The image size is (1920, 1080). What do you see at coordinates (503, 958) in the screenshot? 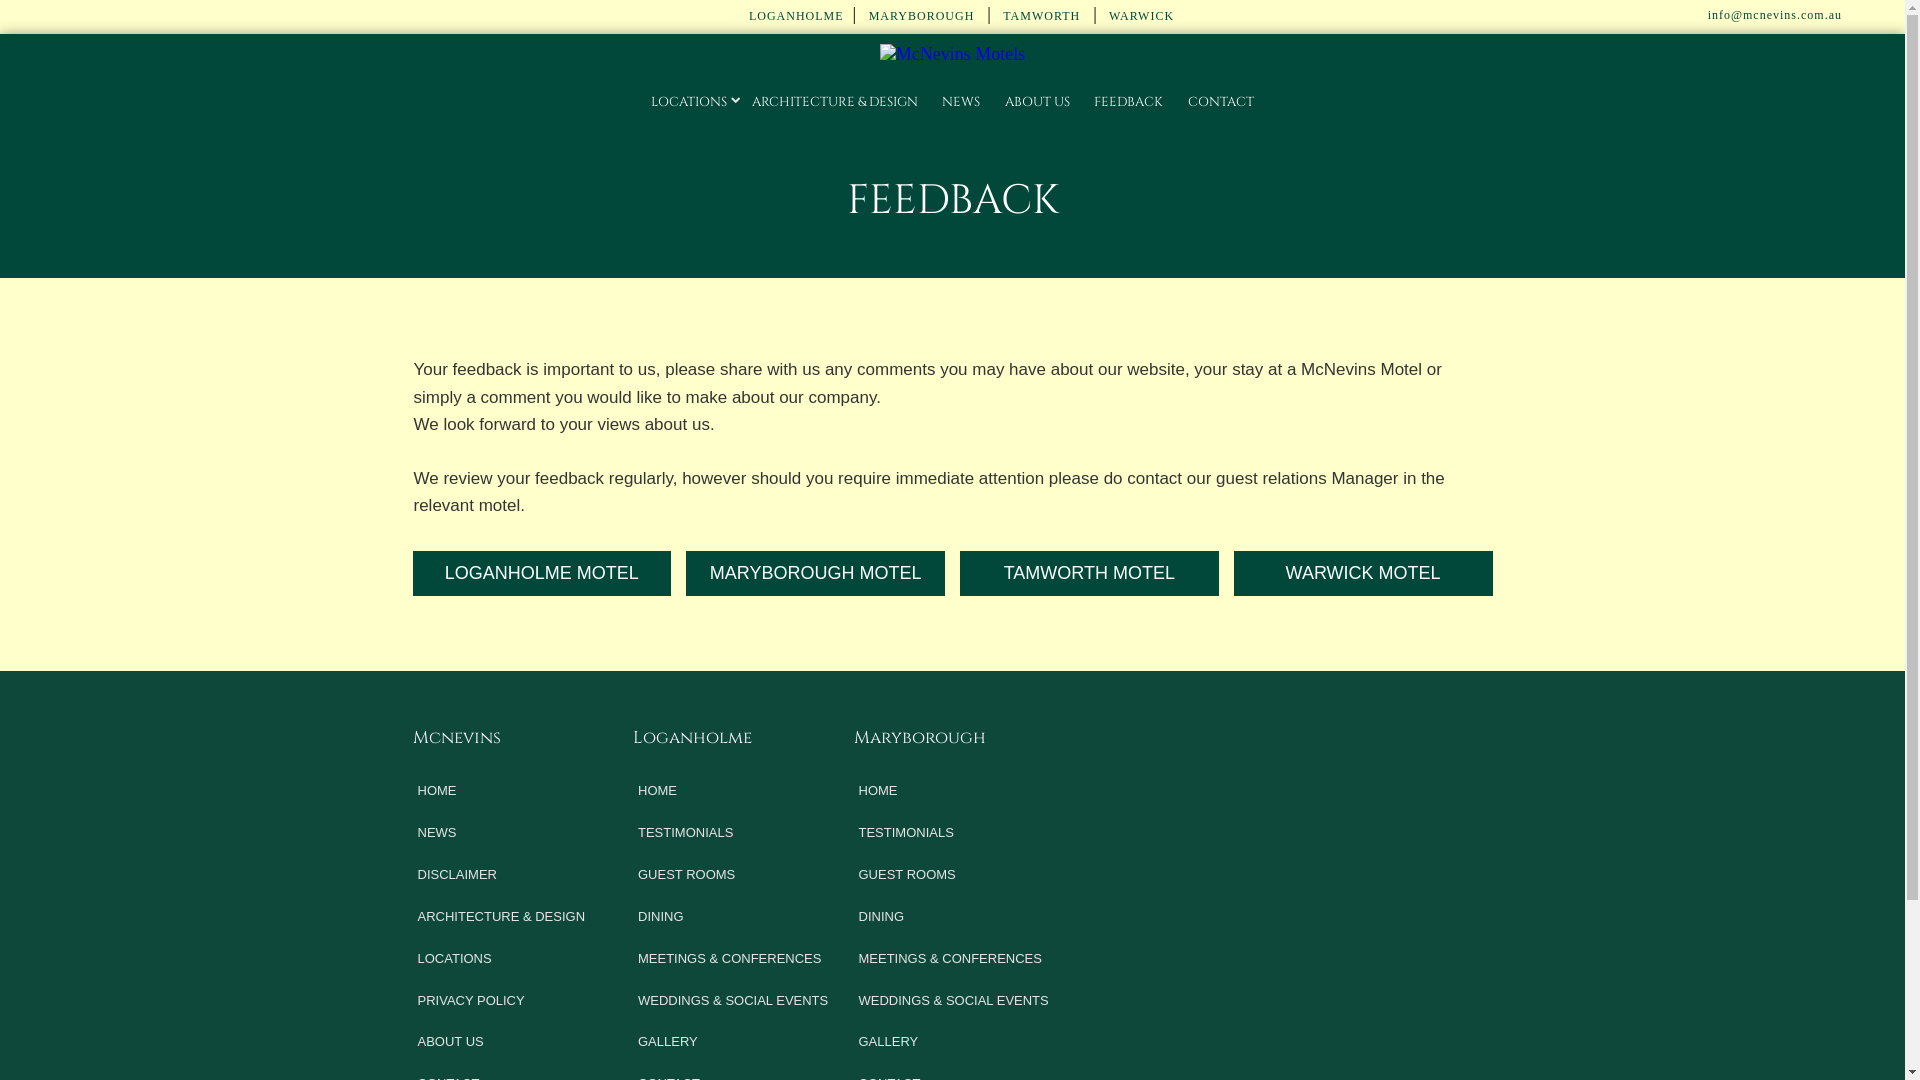
I see `'LOCATIONS'` at bounding box center [503, 958].